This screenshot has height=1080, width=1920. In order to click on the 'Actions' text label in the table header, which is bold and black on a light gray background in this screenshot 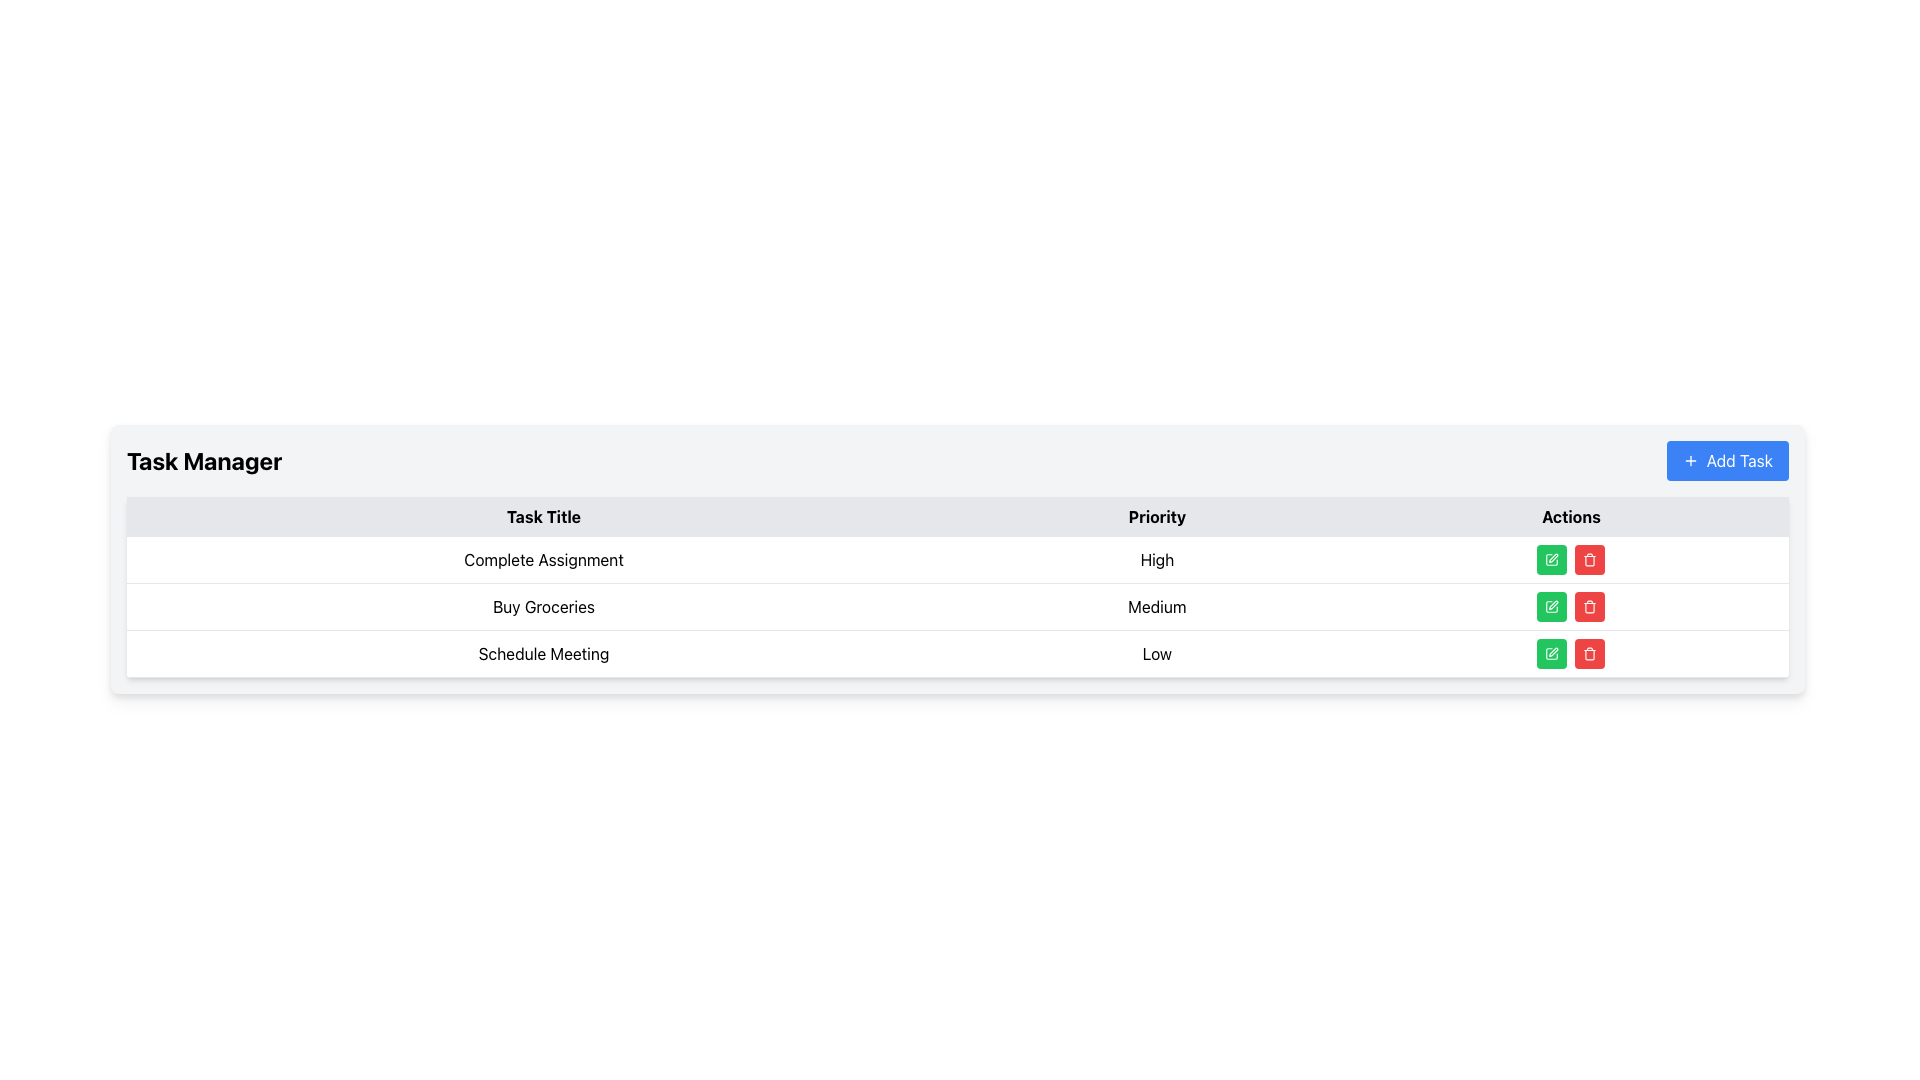, I will do `click(1570, 515)`.